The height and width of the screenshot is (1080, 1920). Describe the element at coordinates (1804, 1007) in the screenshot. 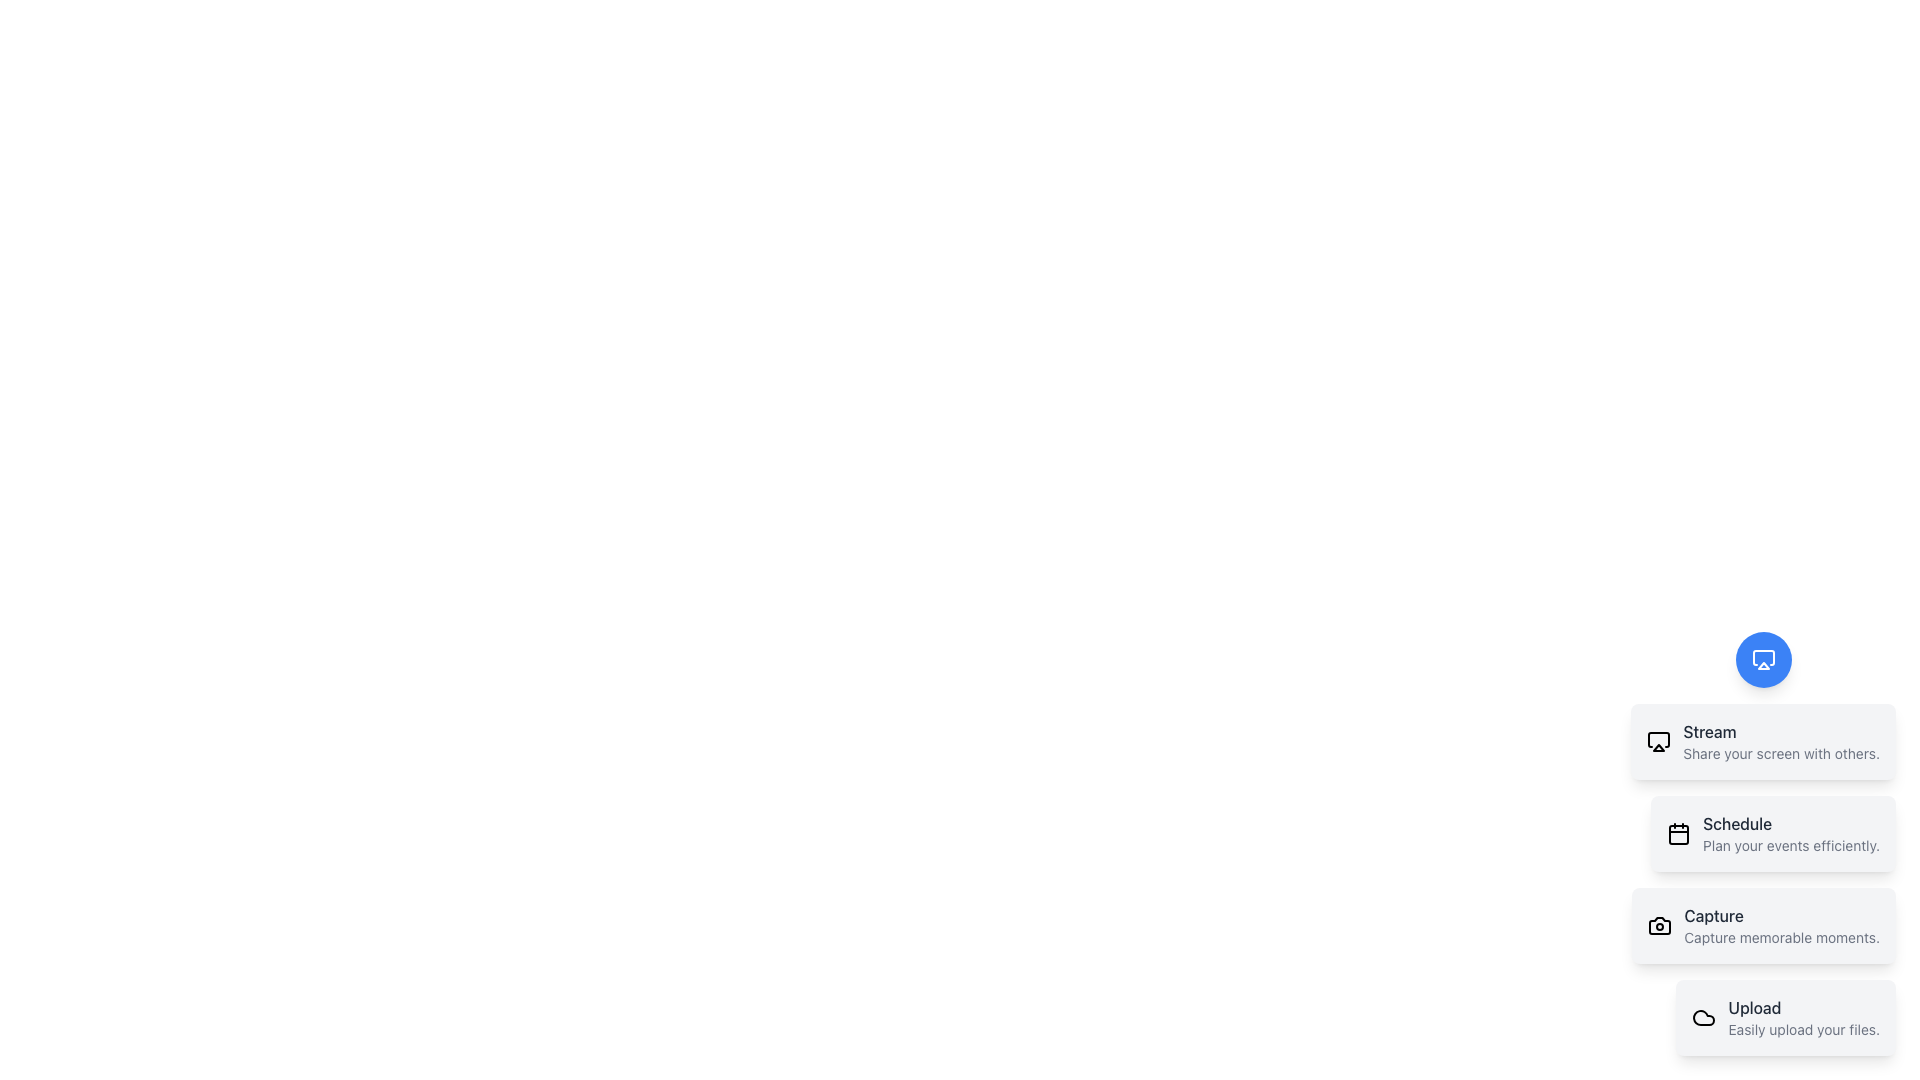

I see `the text label that reads 'Upload' located at the bottom of the vertically aligned menu` at that location.